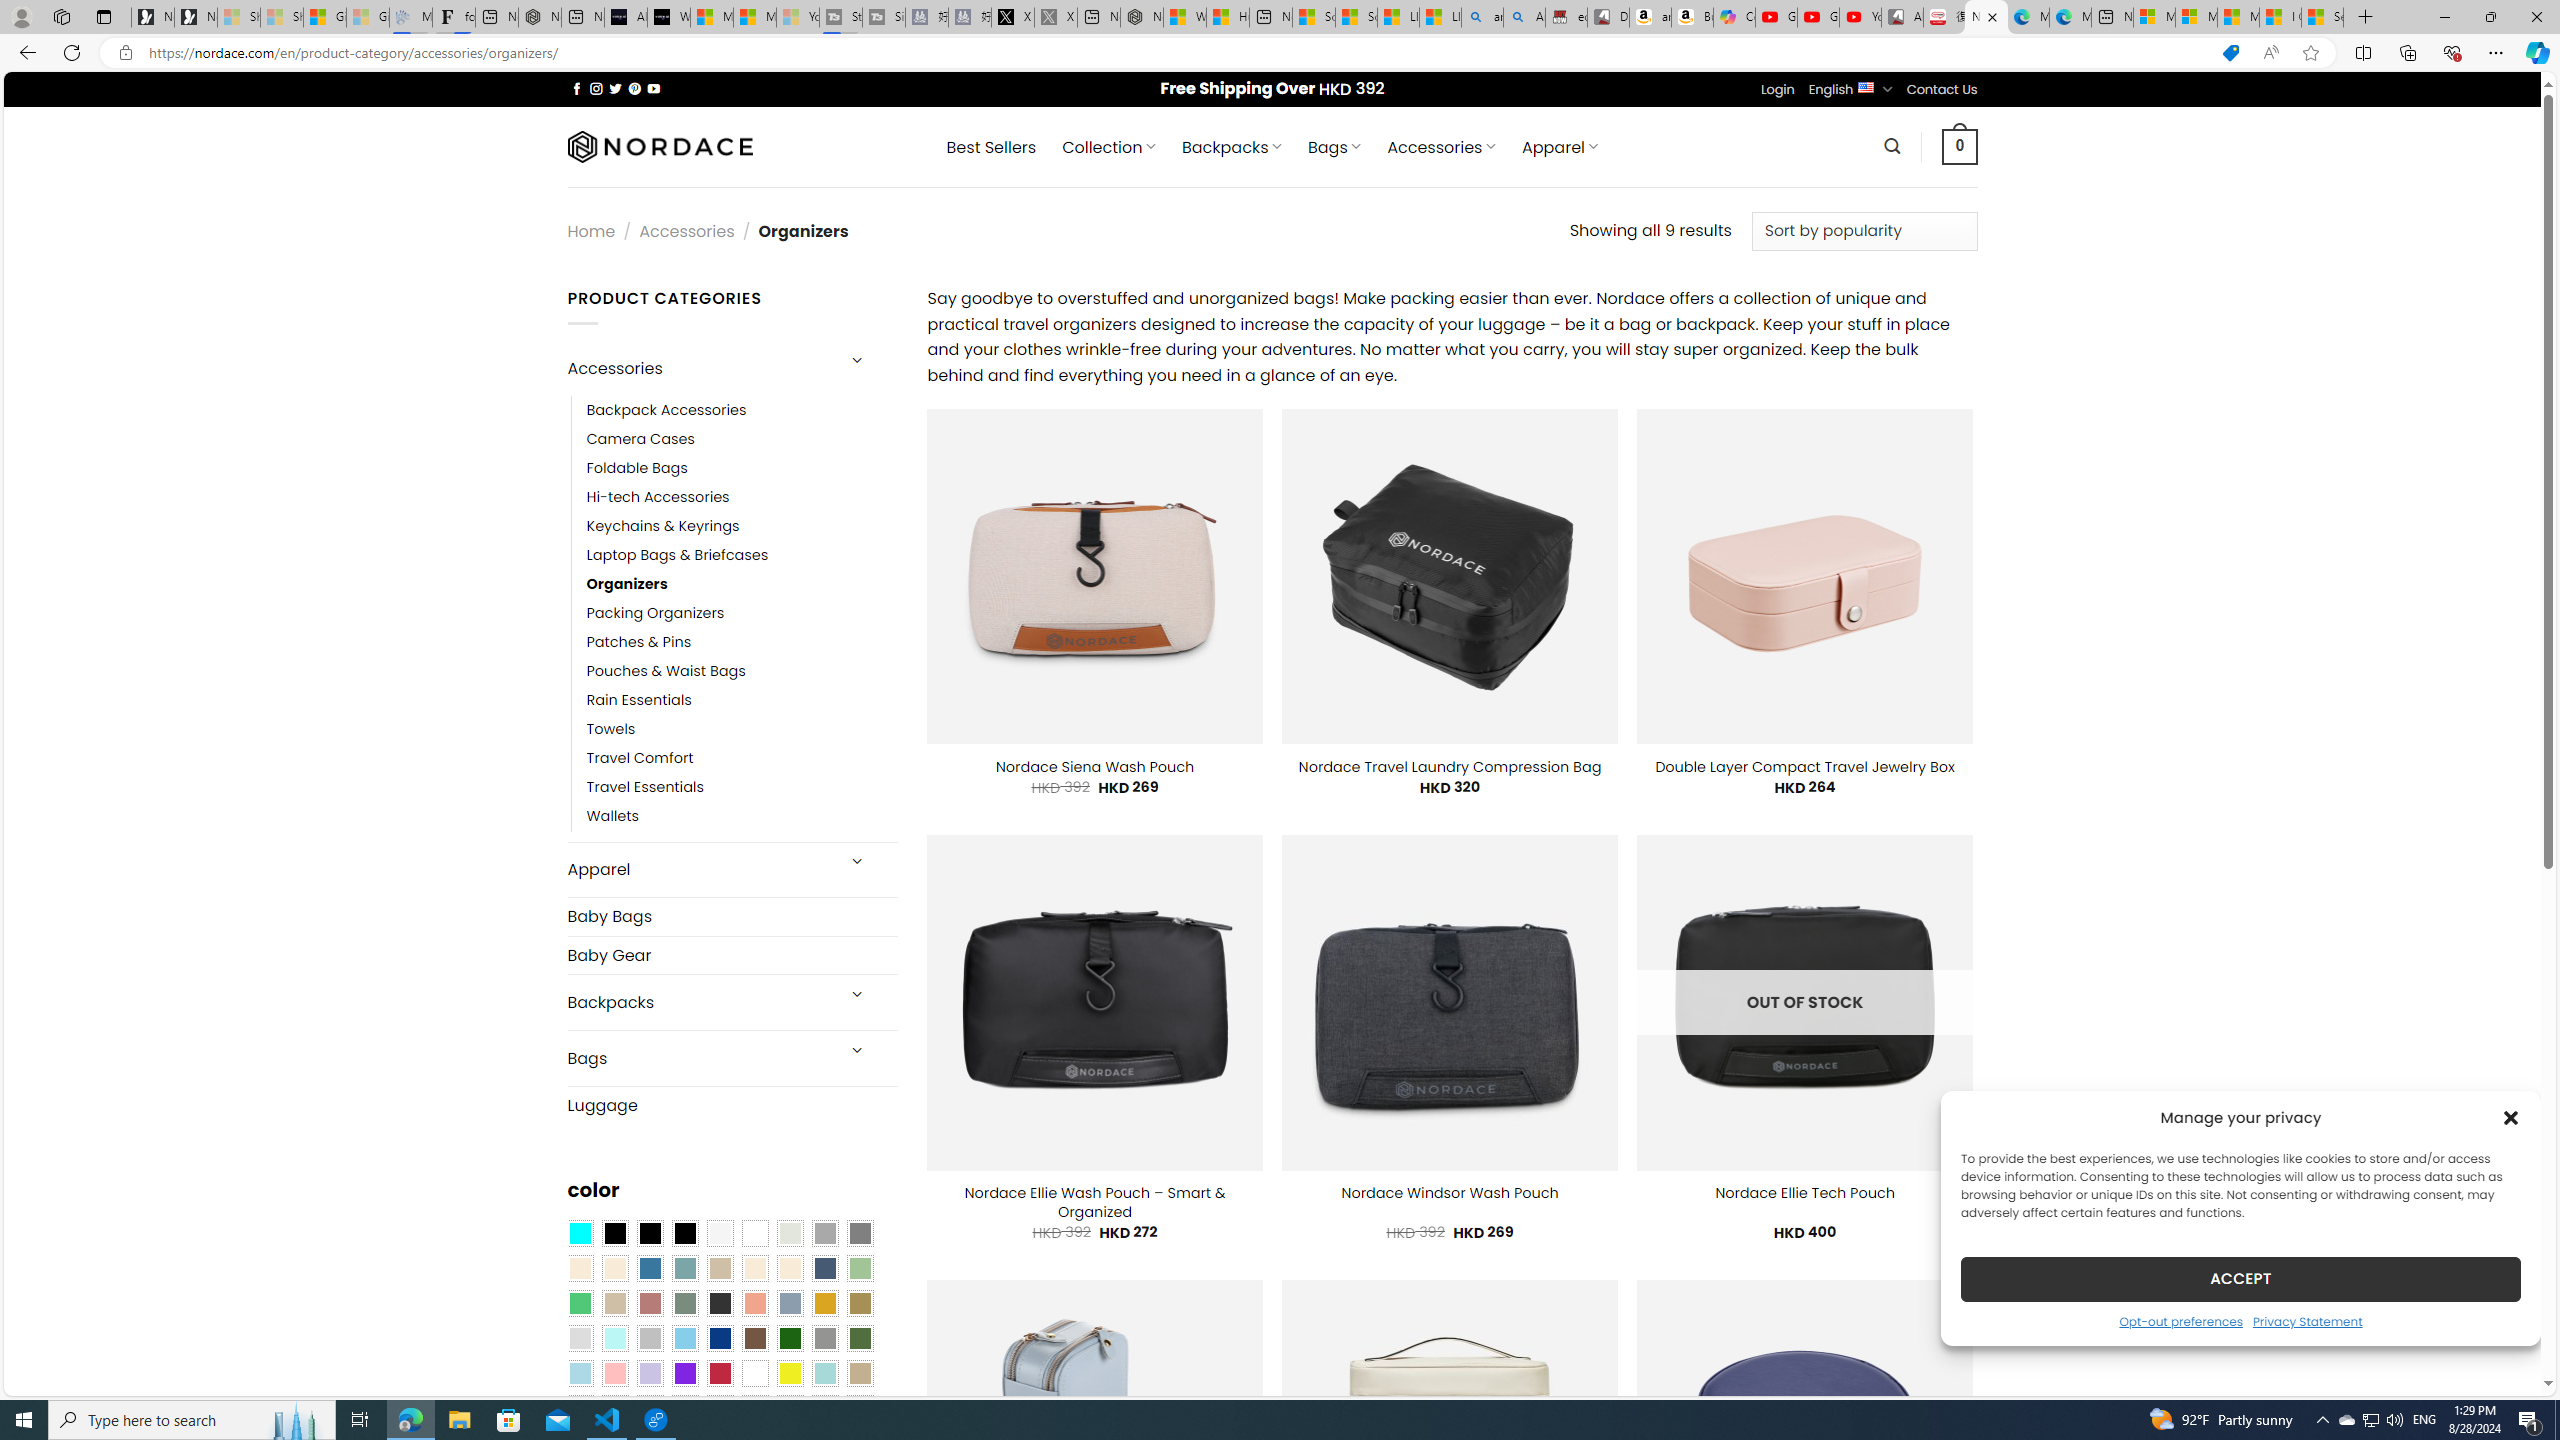 The image size is (2560, 1440). Describe the element at coordinates (991, 146) in the screenshot. I see `' Best Sellers'` at that location.